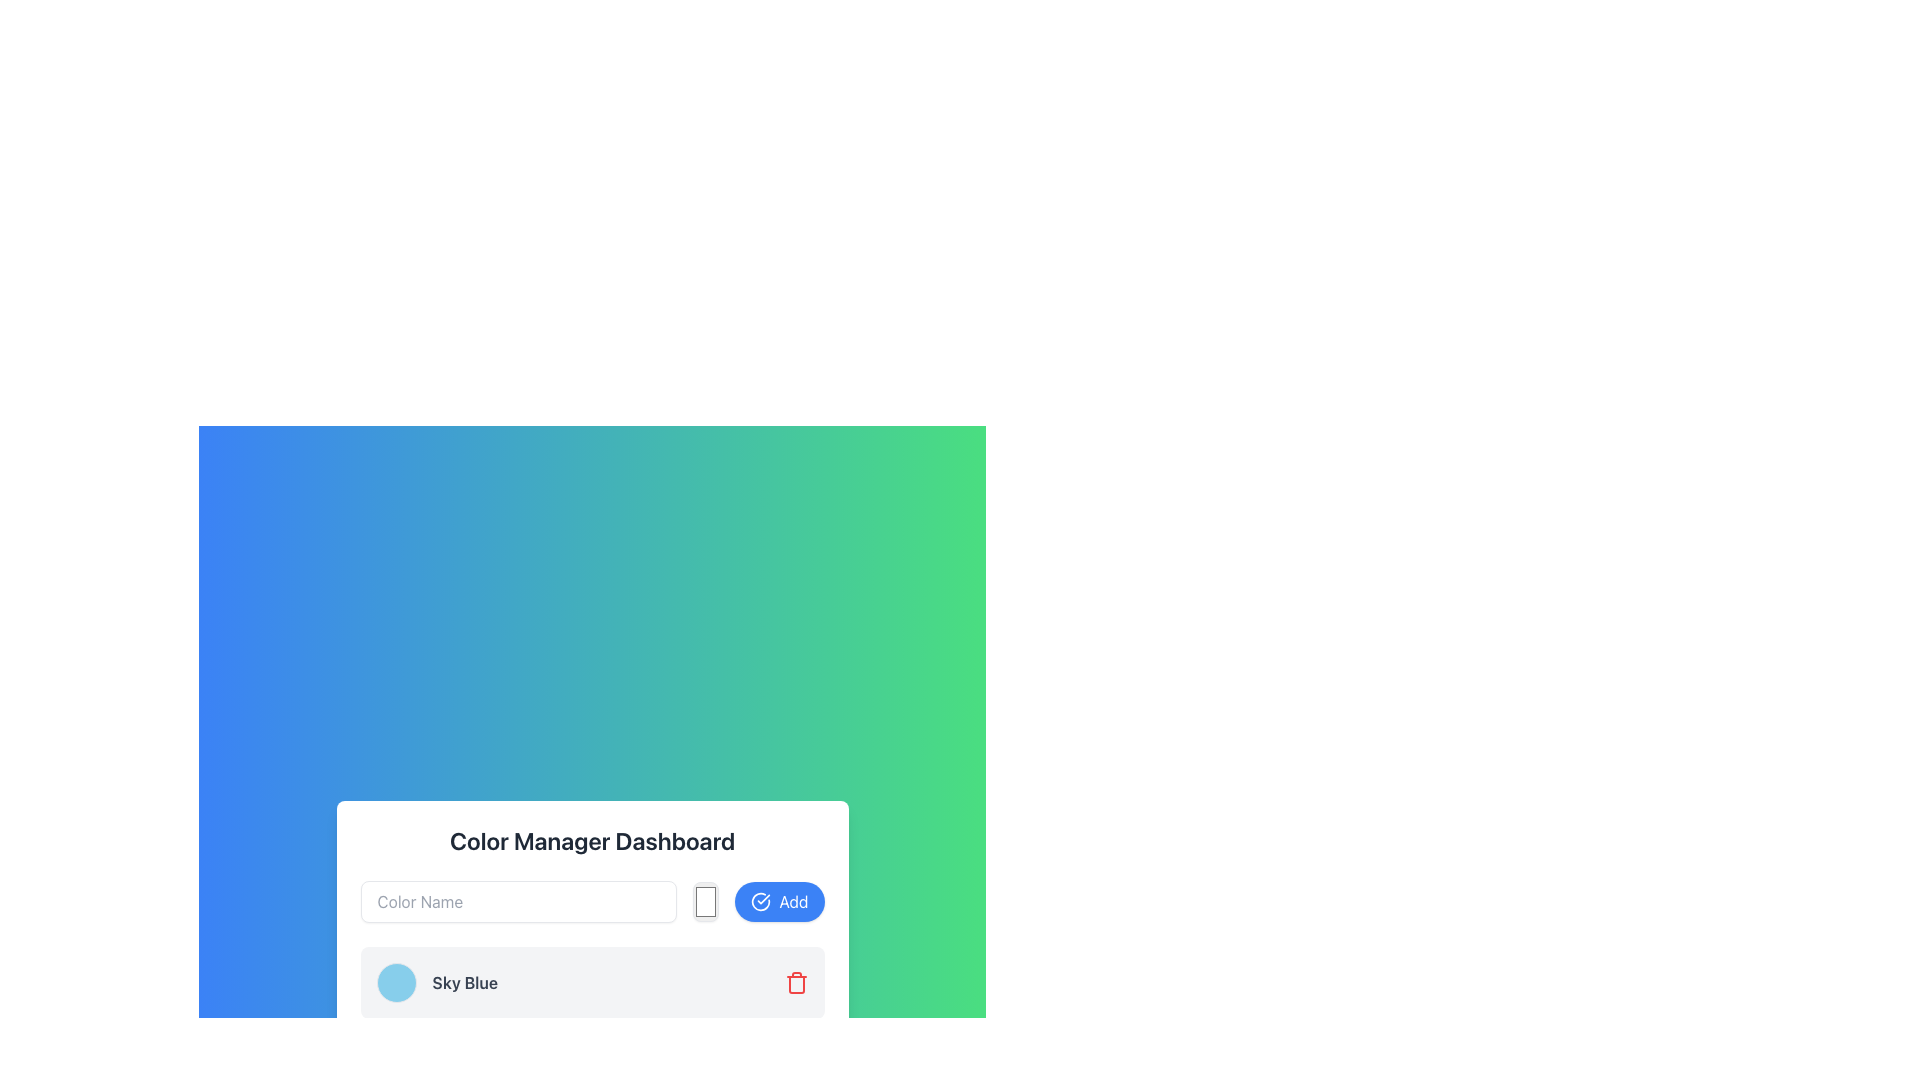  What do you see at coordinates (795, 982) in the screenshot?
I see `the trash can icon delete button outlined in red, located in the far-right portion of the 'Sky Blue' card widget` at bounding box center [795, 982].